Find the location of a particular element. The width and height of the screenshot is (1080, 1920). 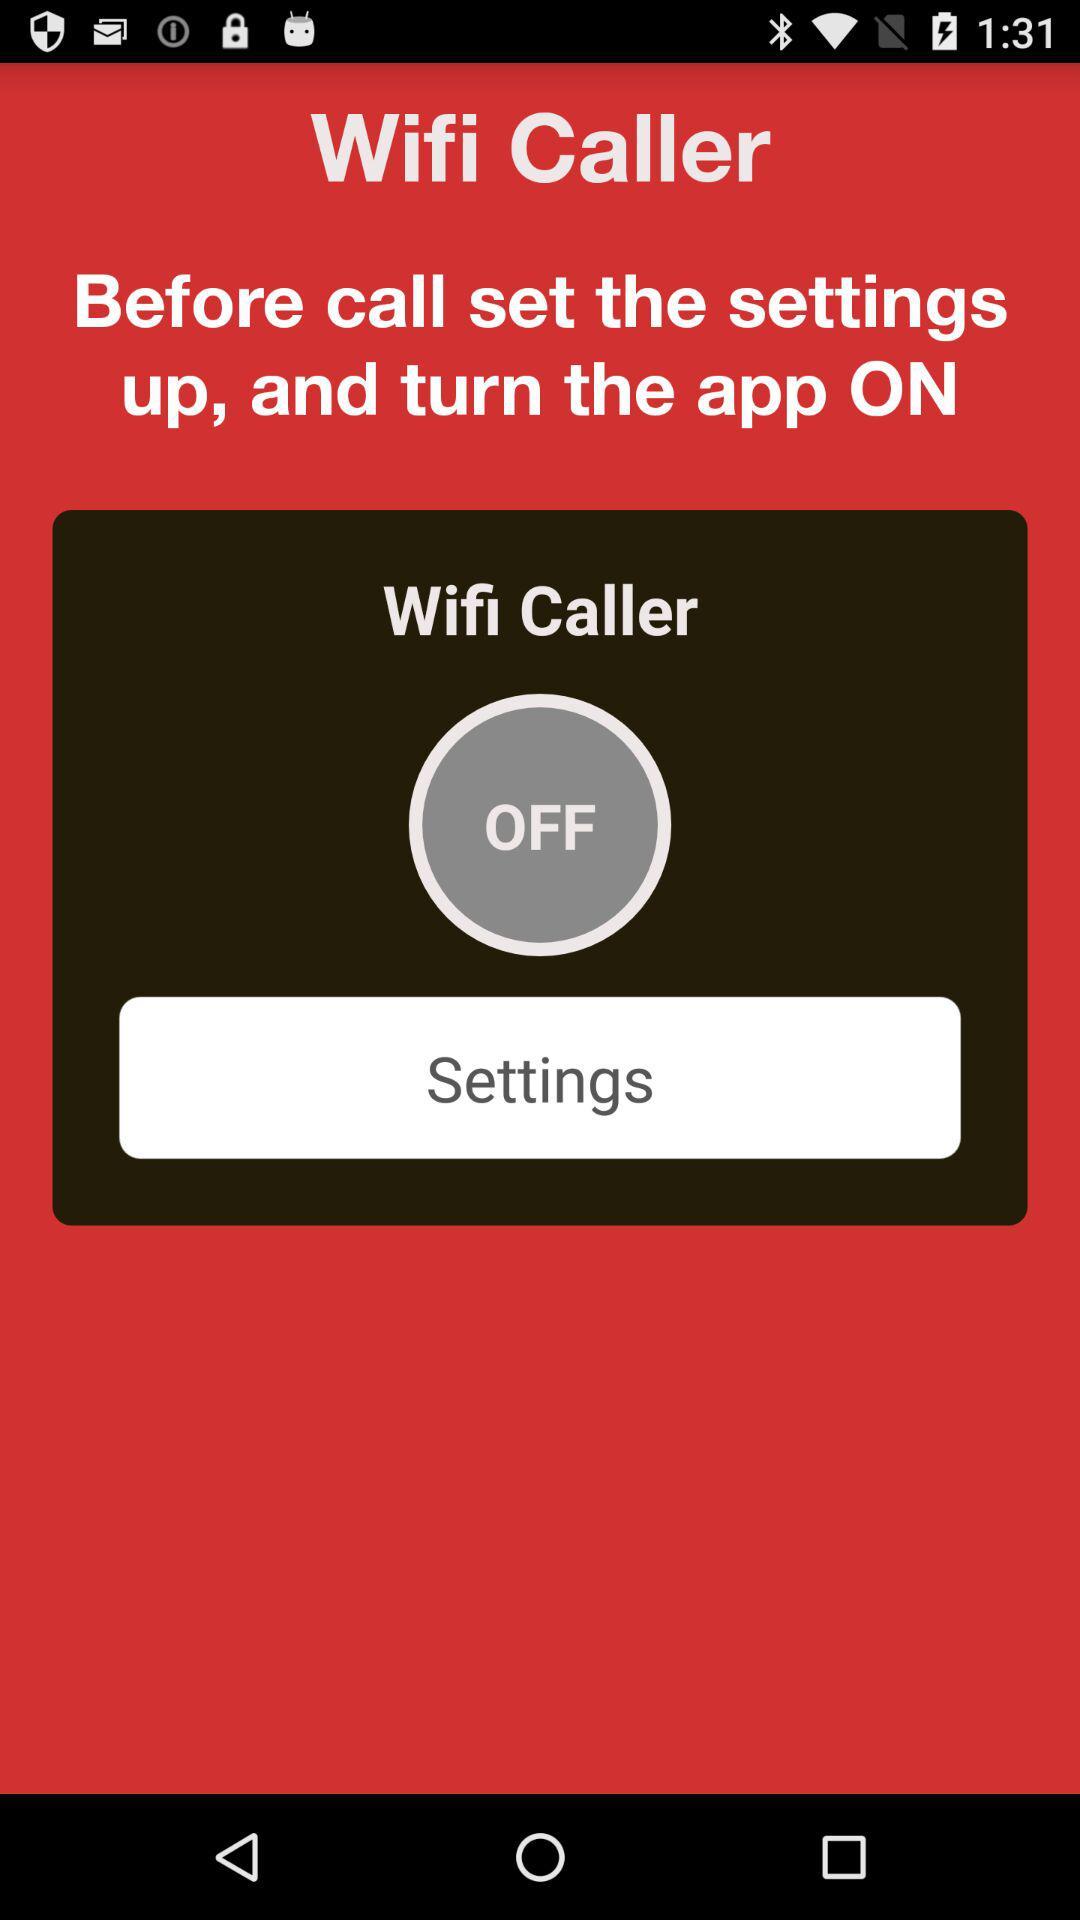

item above the settings icon is located at coordinates (540, 825).